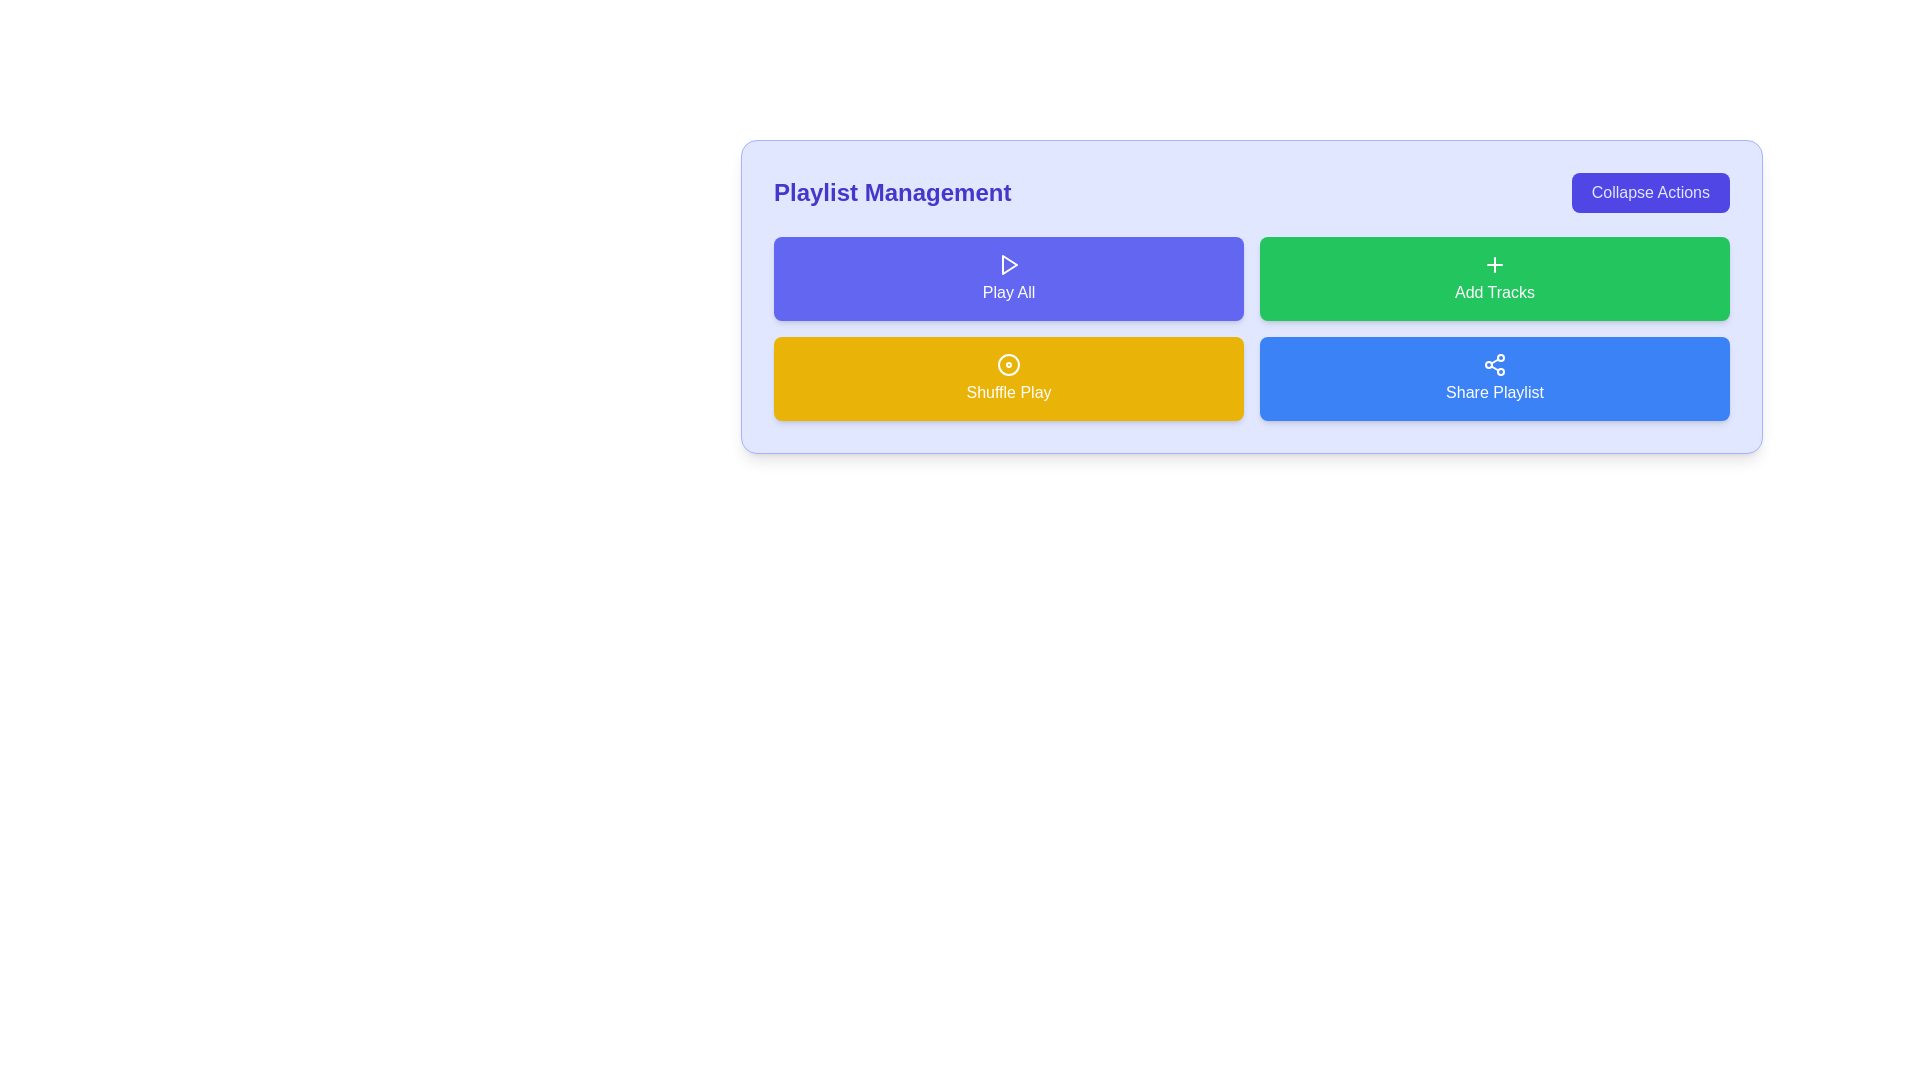 The height and width of the screenshot is (1080, 1920). What do you see at coordinates (1008, 378) in the screenshot?
I see `the yellow rectangular button labeled 'Shuffle Play' with a white circular icon above it` at bounding box center [1008, 378].